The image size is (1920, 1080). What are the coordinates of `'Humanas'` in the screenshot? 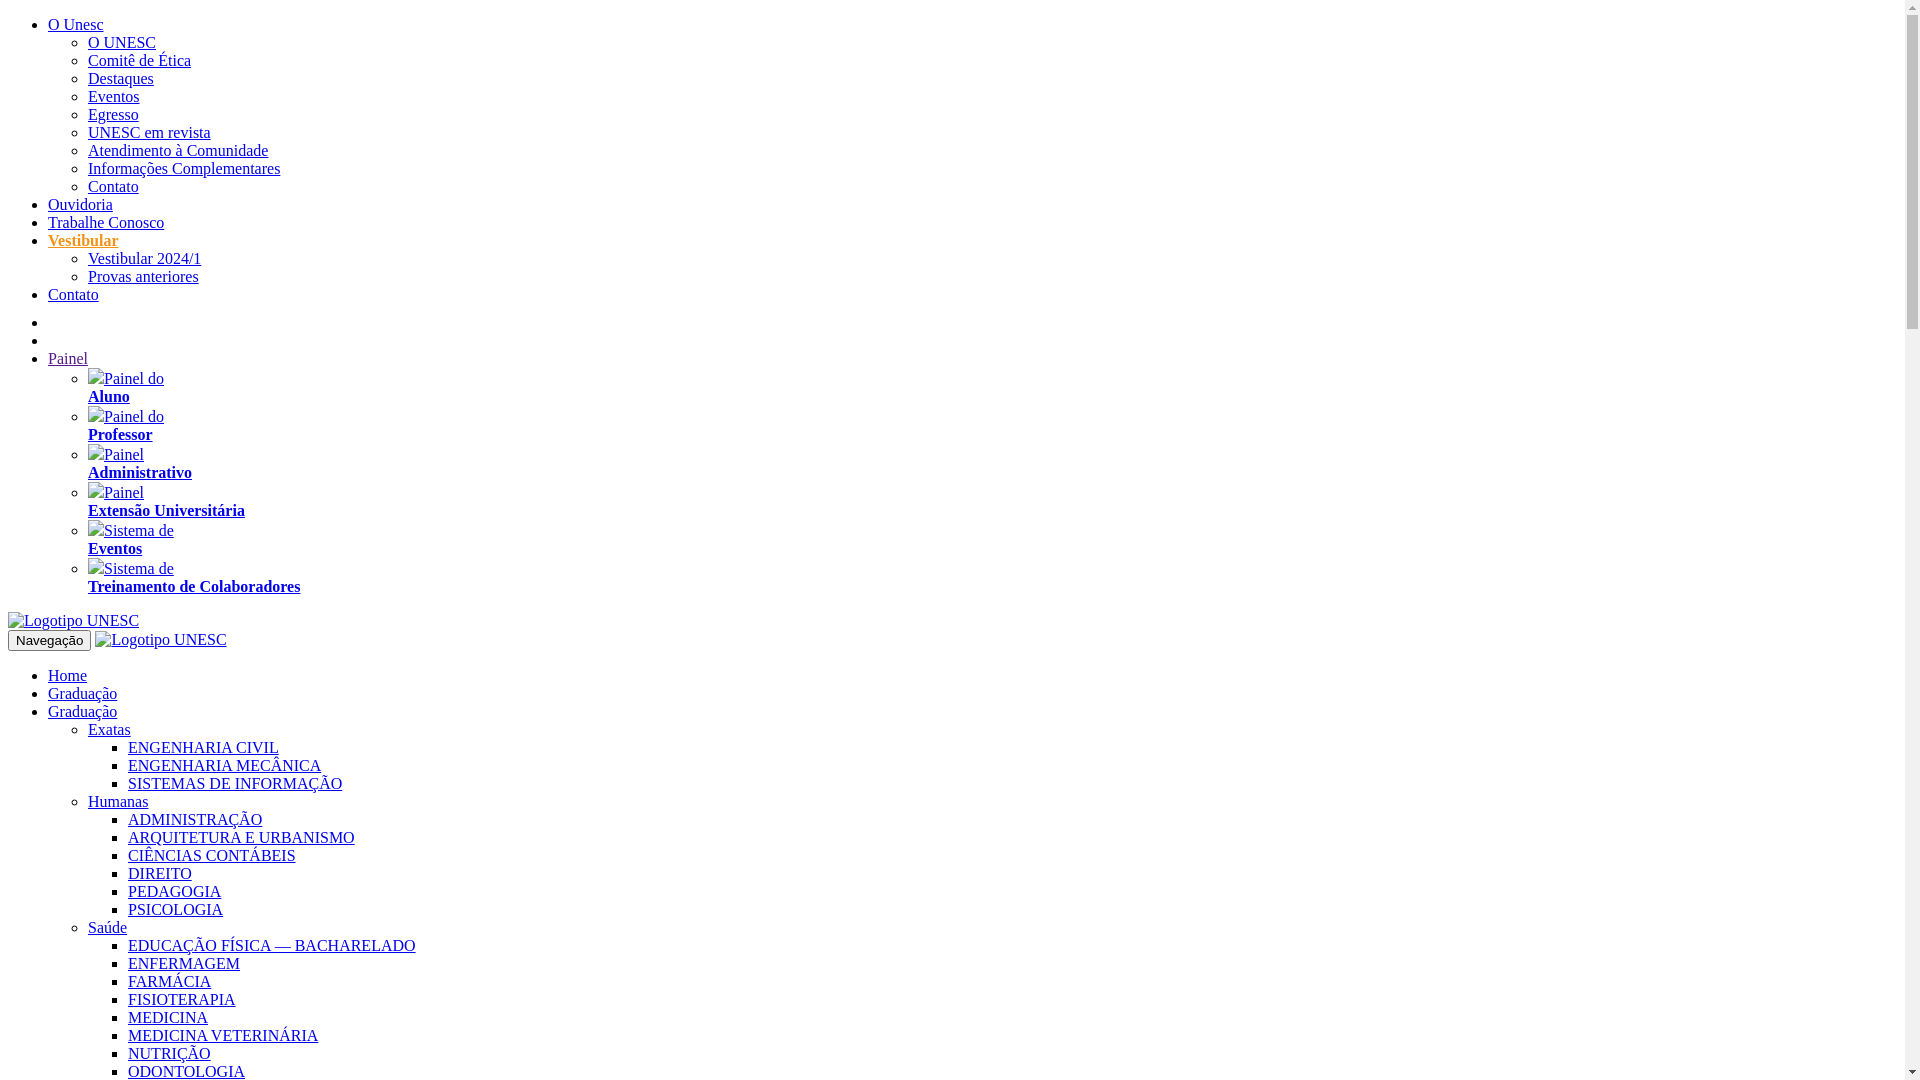 It's located at (86, 800).